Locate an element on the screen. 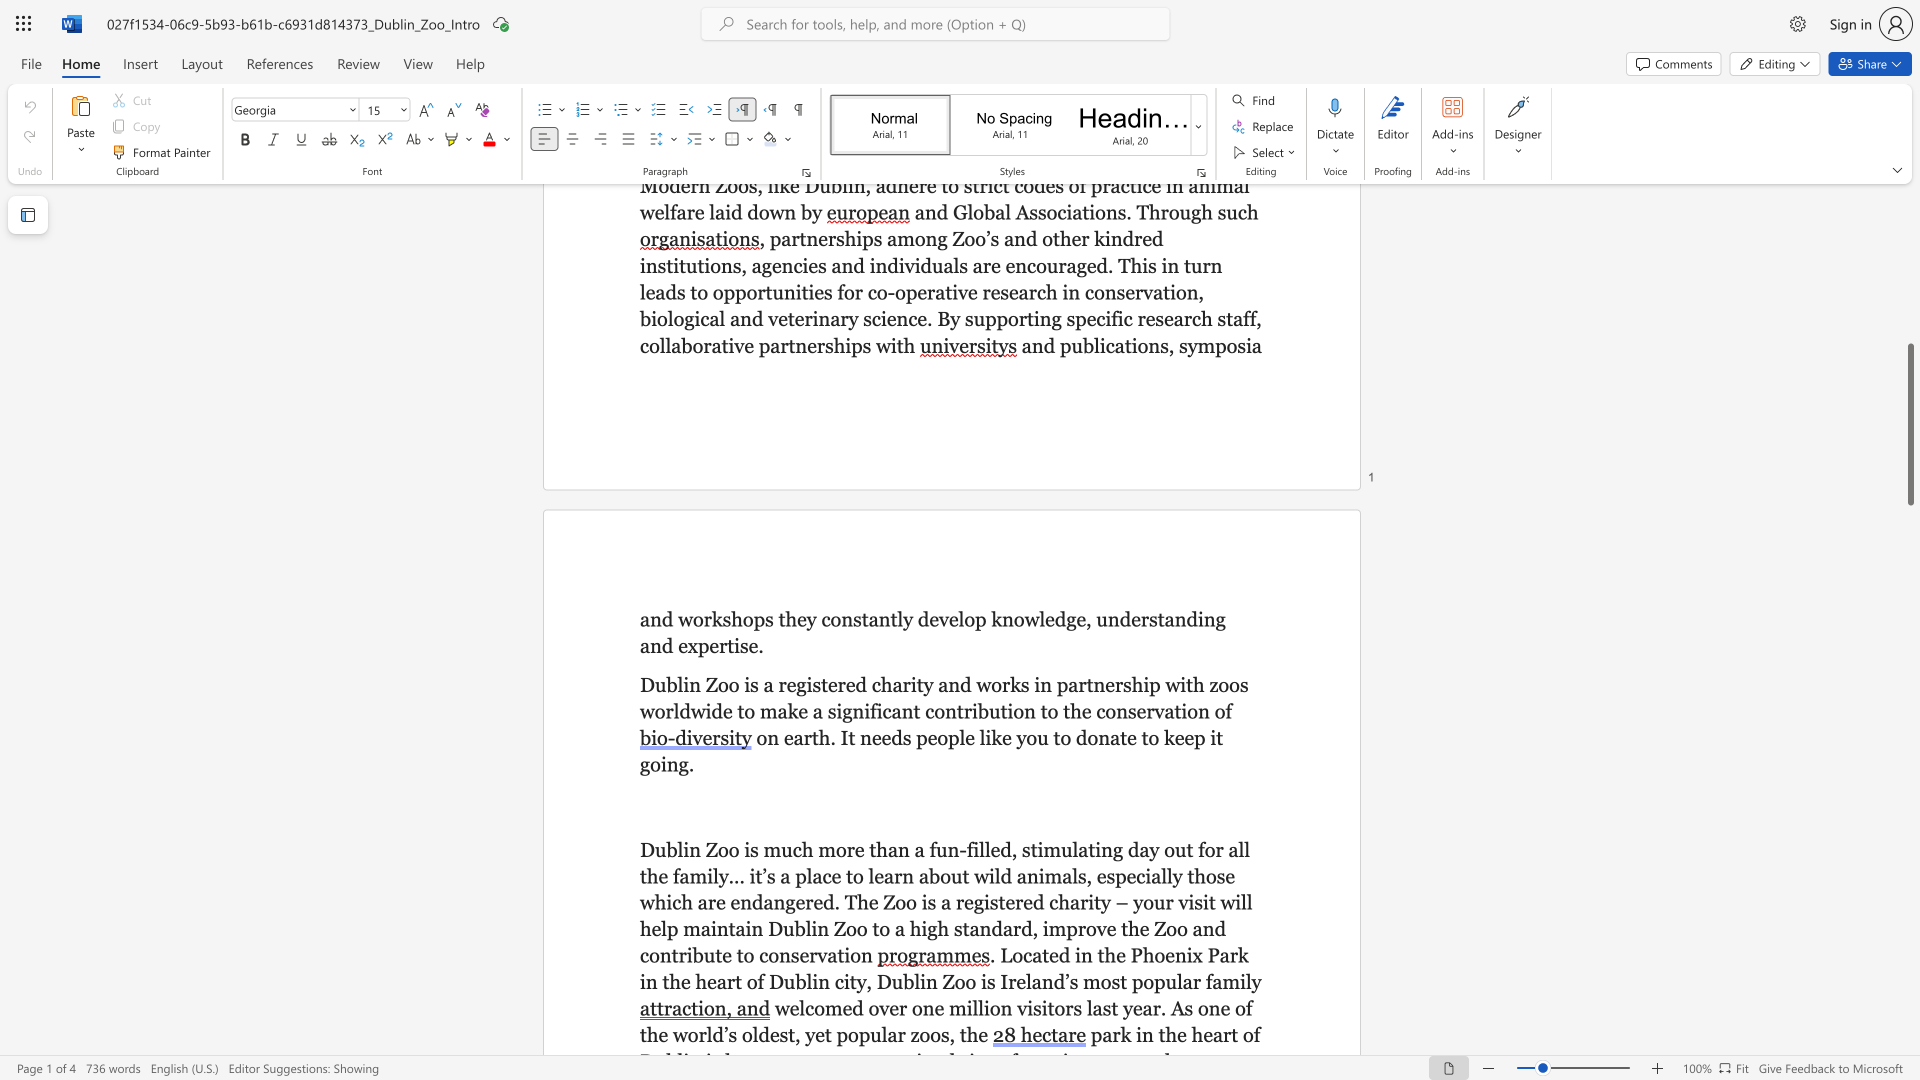  the subset text "ered charity – your visi" within the text "a place to learn about wild animals, especially those which are endangered. The Zoo is a registered charity – your visit will help" is located at coordinates (1005, 902).